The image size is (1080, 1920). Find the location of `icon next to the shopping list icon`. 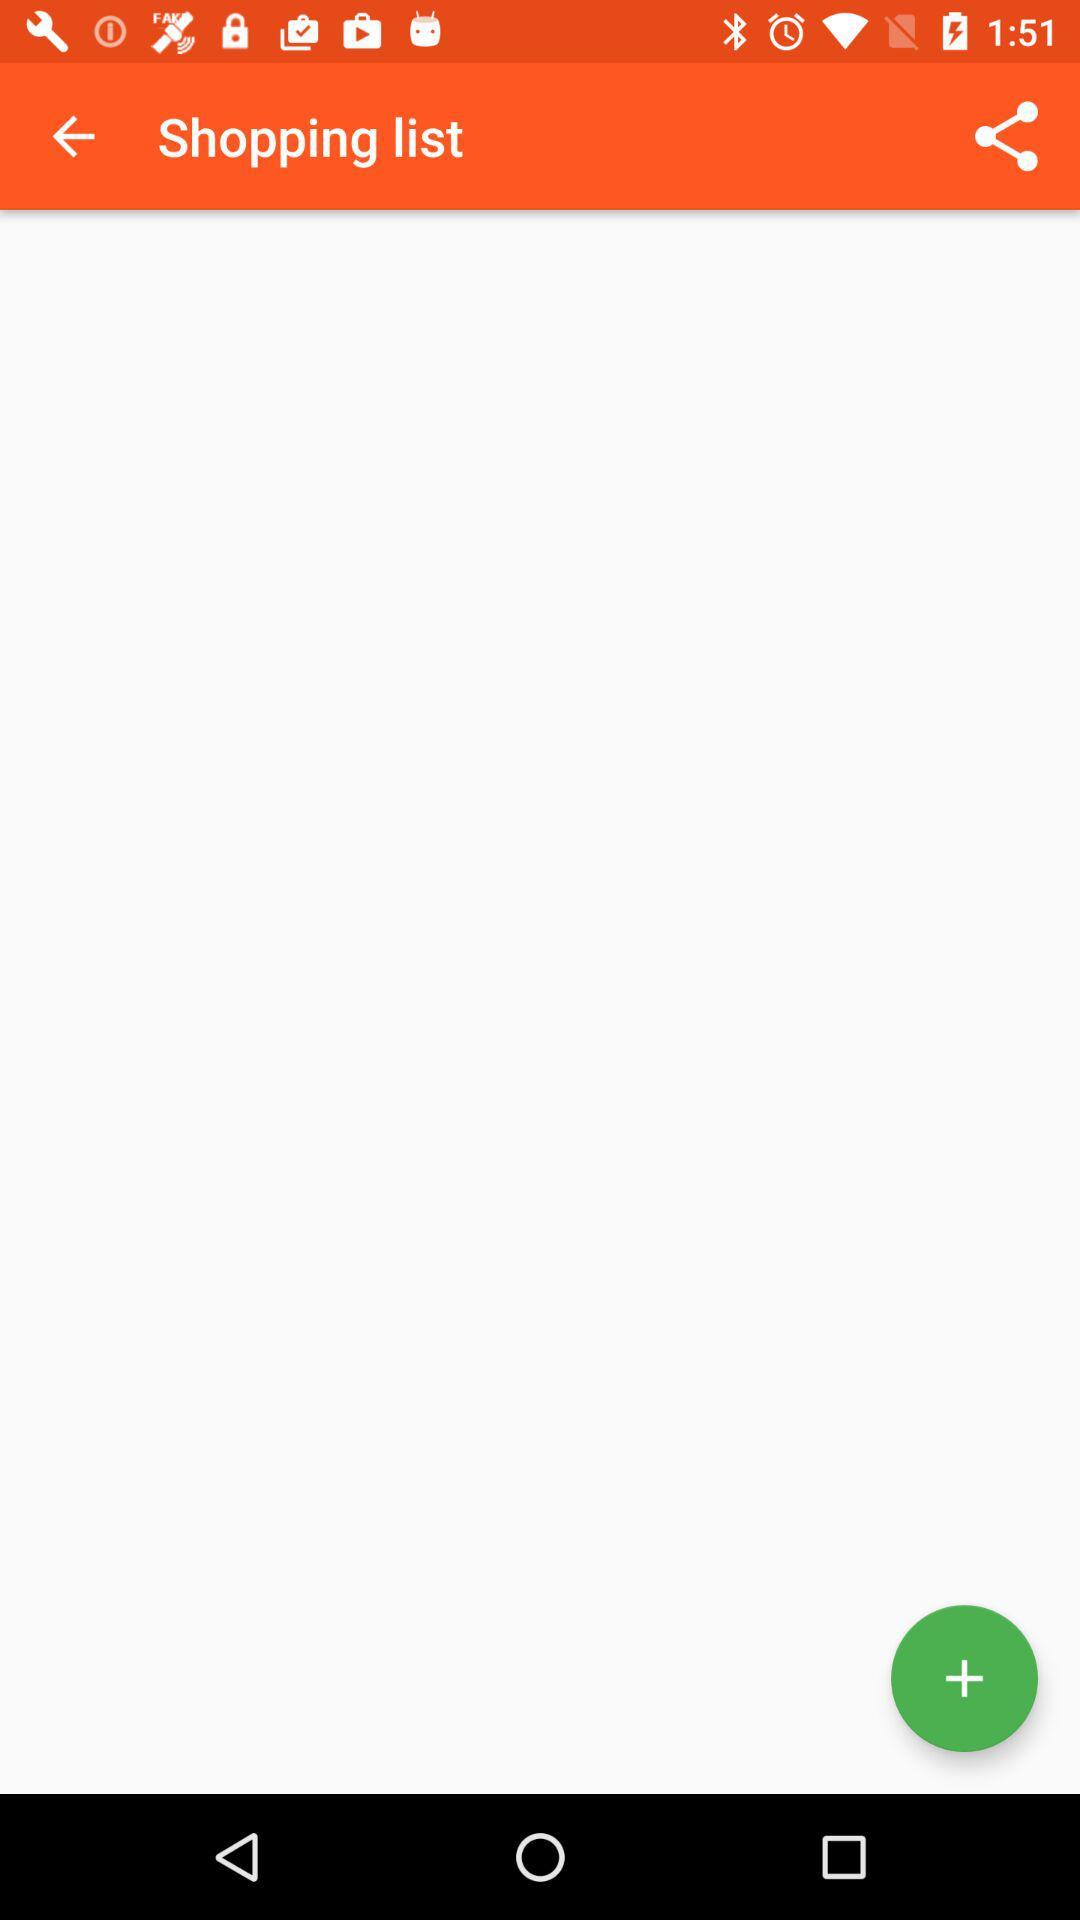

icon next to the shopping list icon is located at coordinates (72, 135).